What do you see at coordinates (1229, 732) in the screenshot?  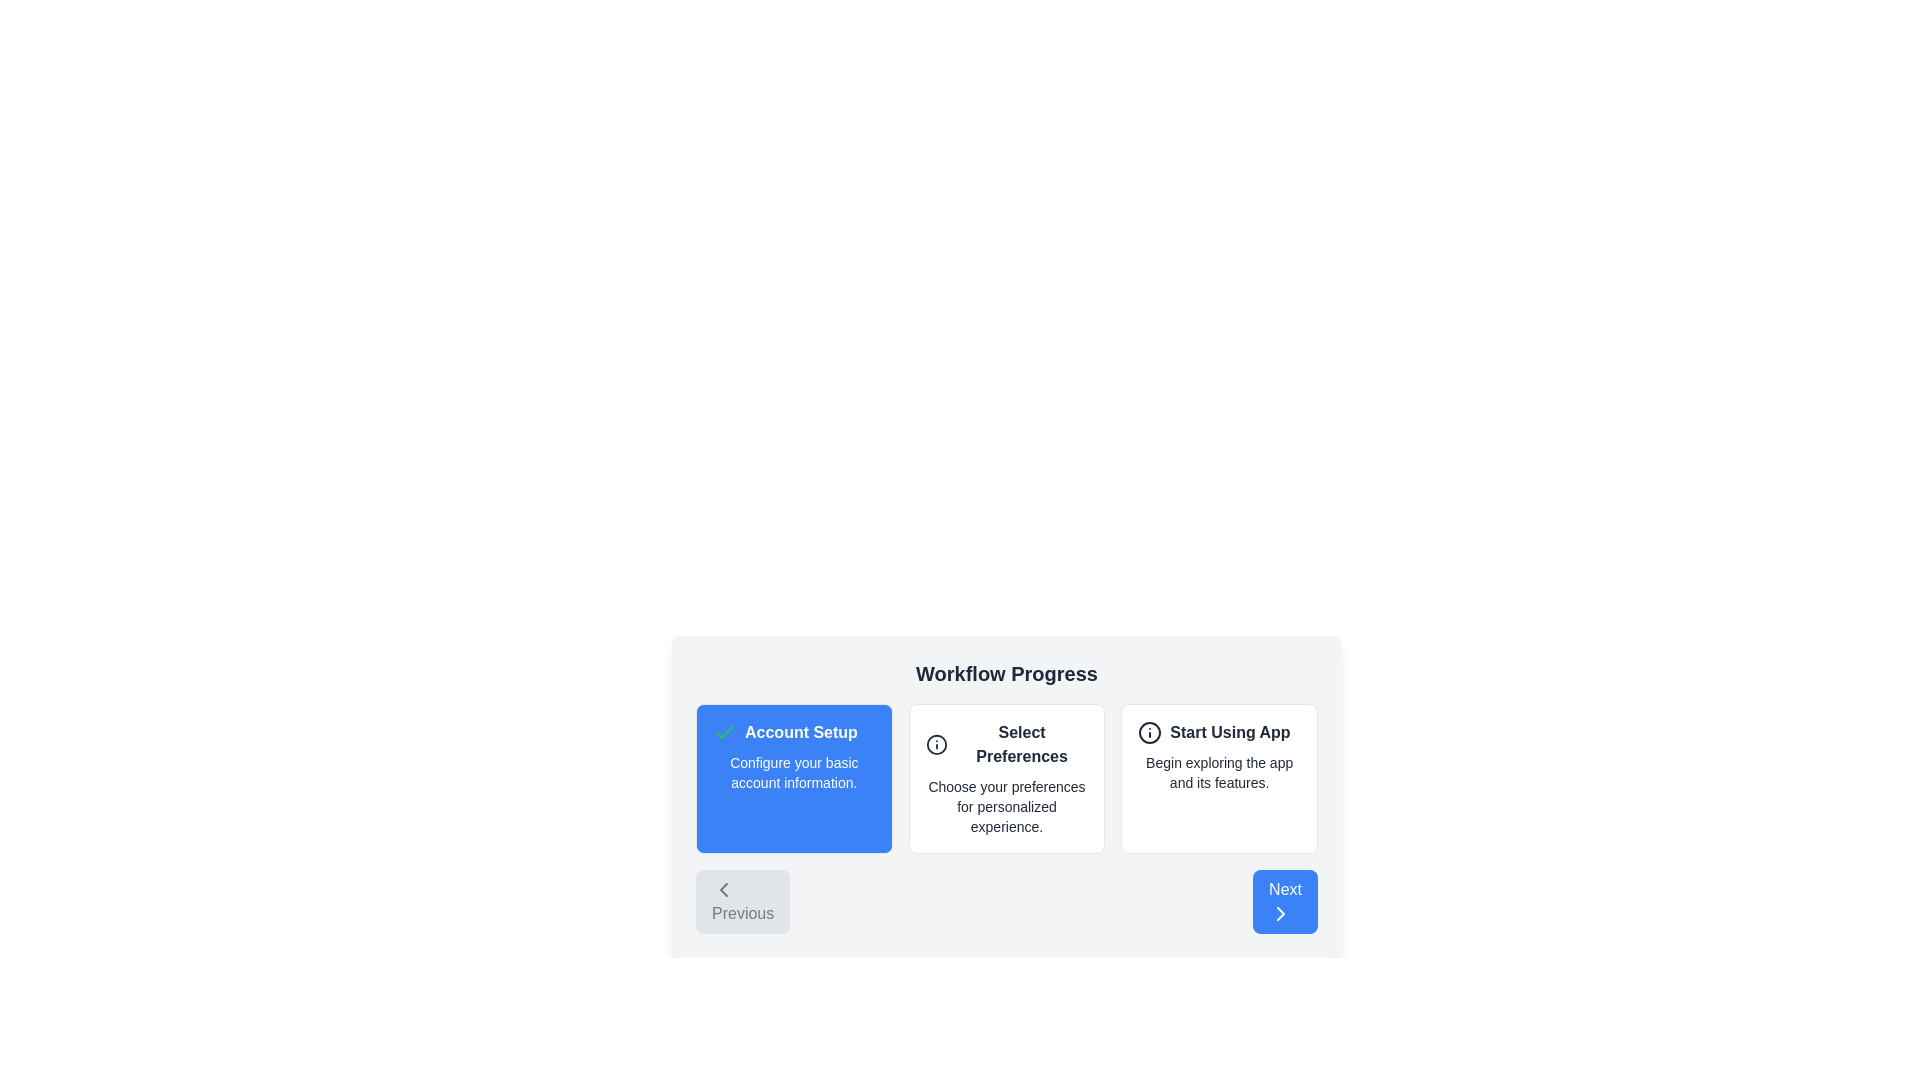 I see `text labeled 'Start Using App' located in the third and rightmost card of the workflow component, which includes an informational icon beside it and additional descriptive text below` at bounding box center [1229, 732].